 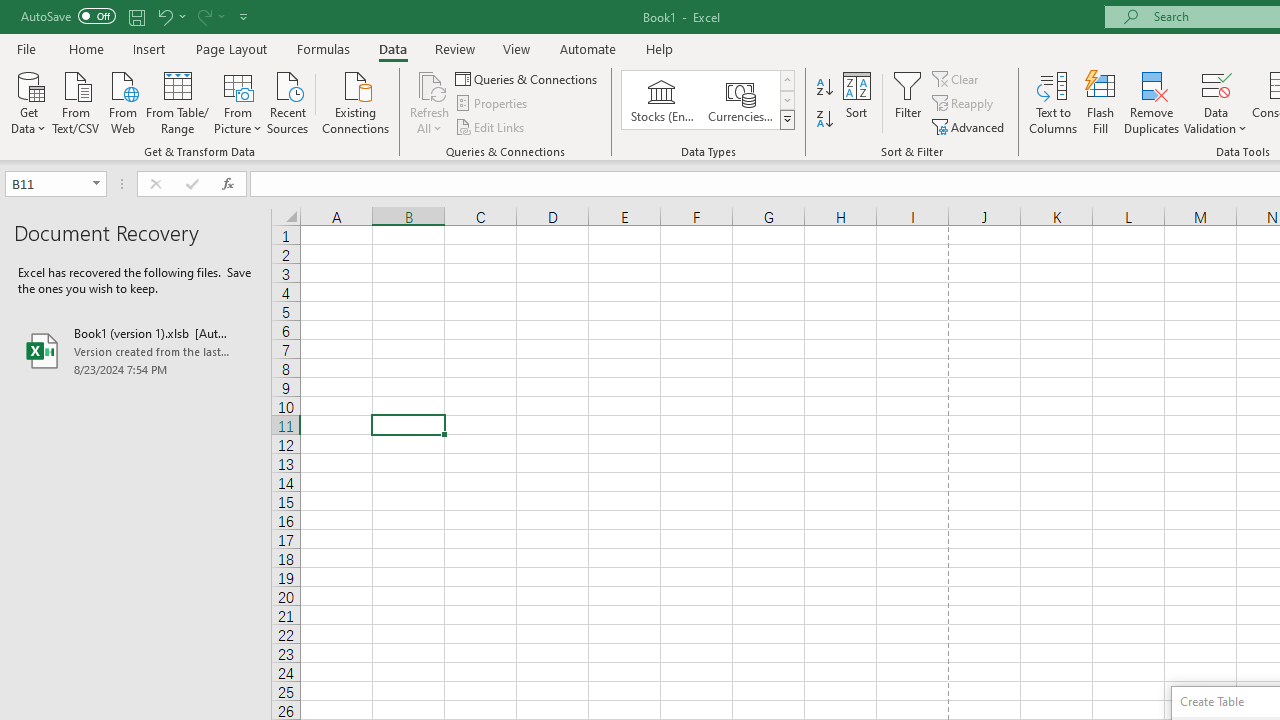 I want to click on 'Properties', so click(x=492, y=103).